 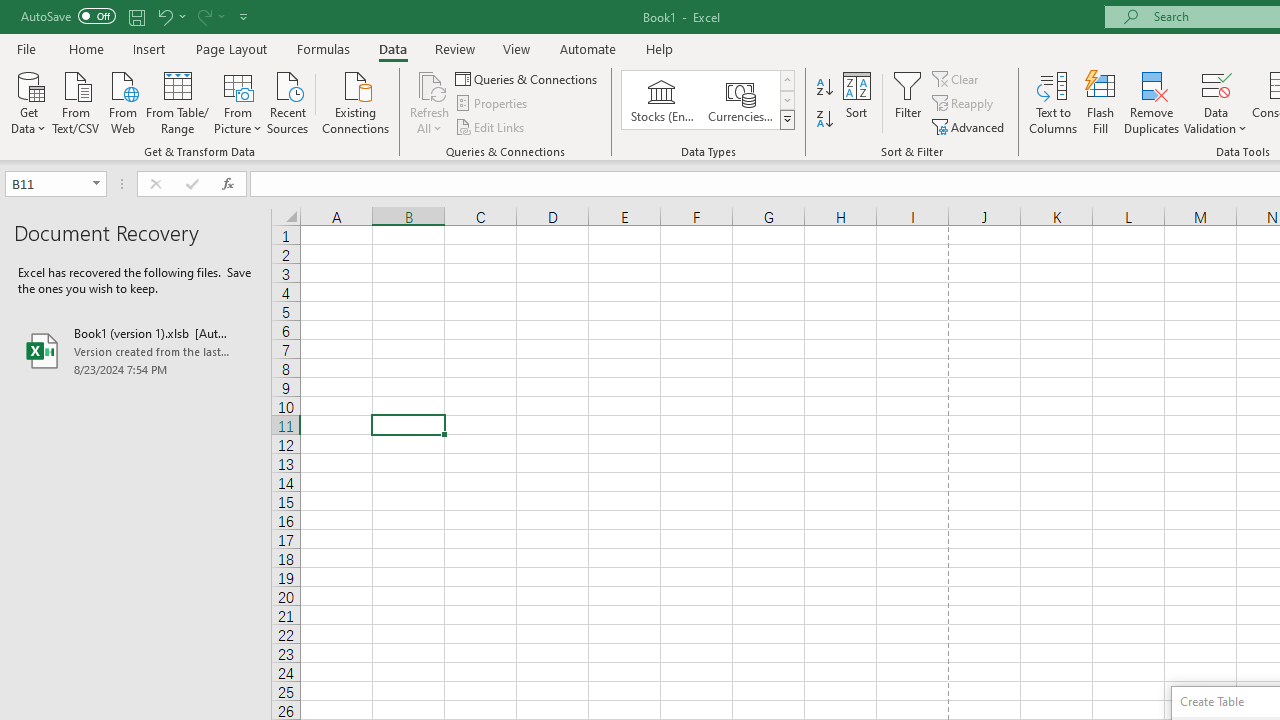 I want to click on 'Properties', so click(x=492, y=103).